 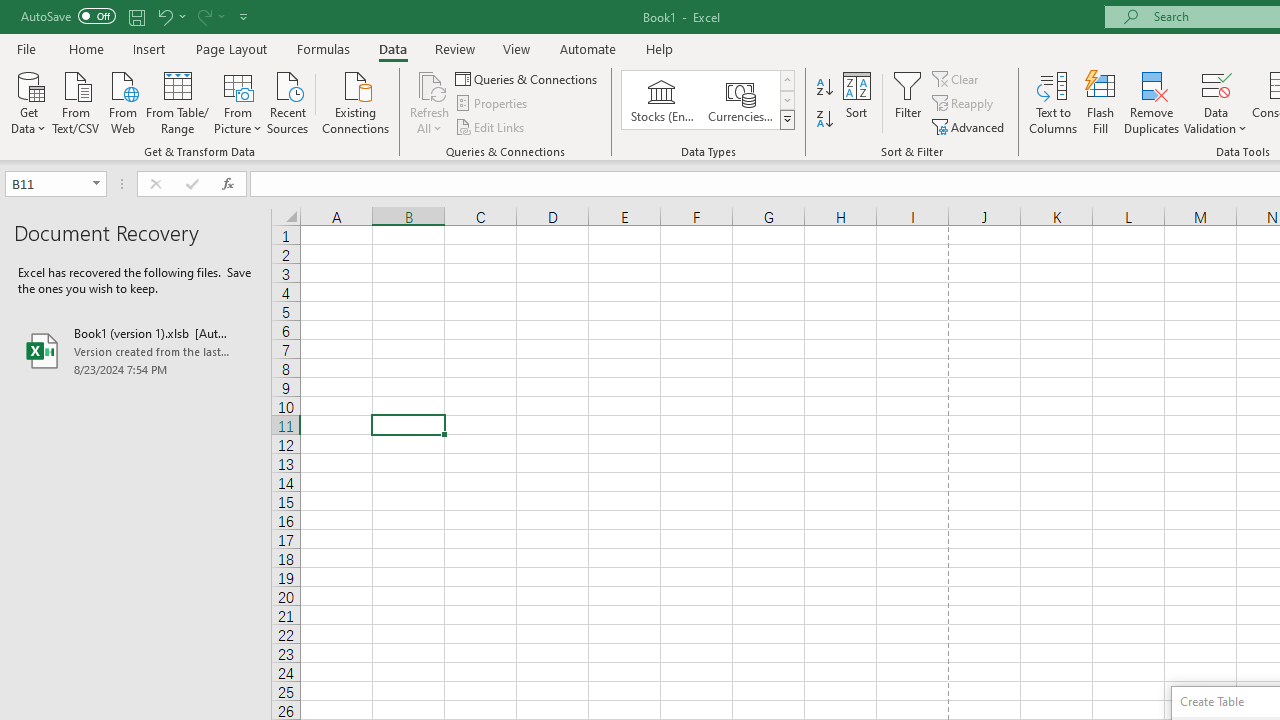 I want to click on 'Properties', so click(x=492, y=103).